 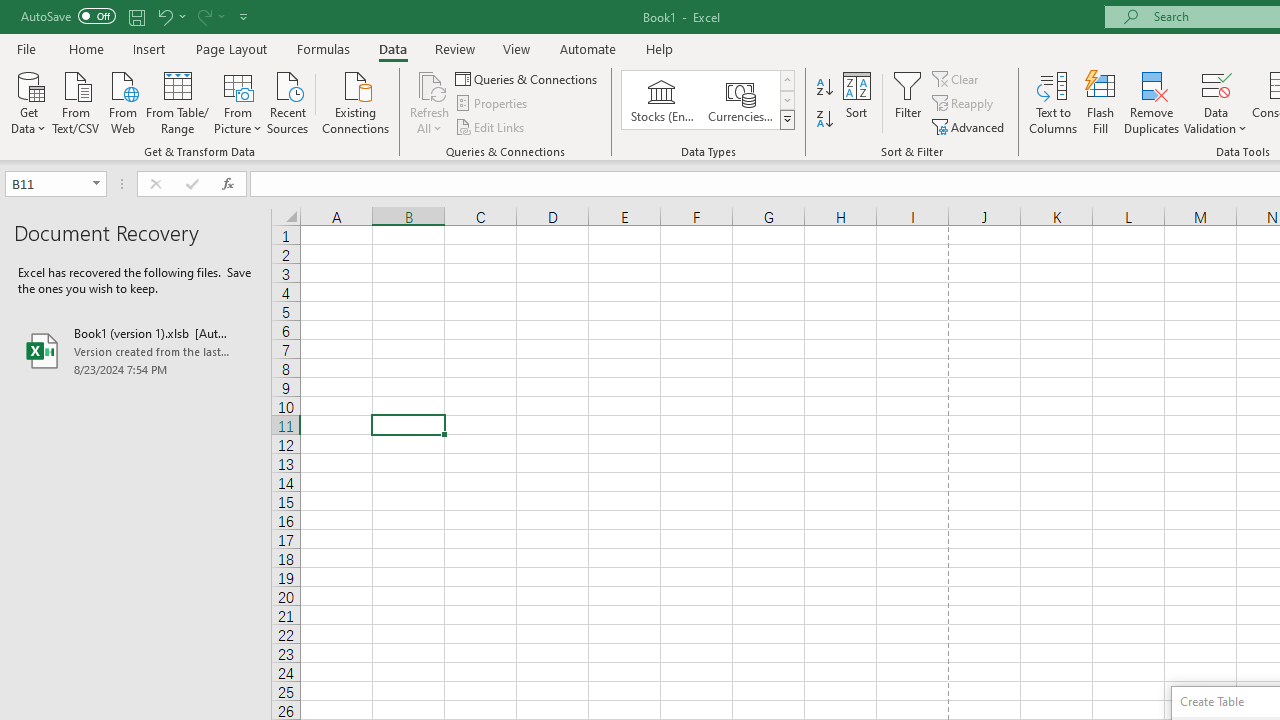 I want to click on 'Properties', so click(x=492, y=103).